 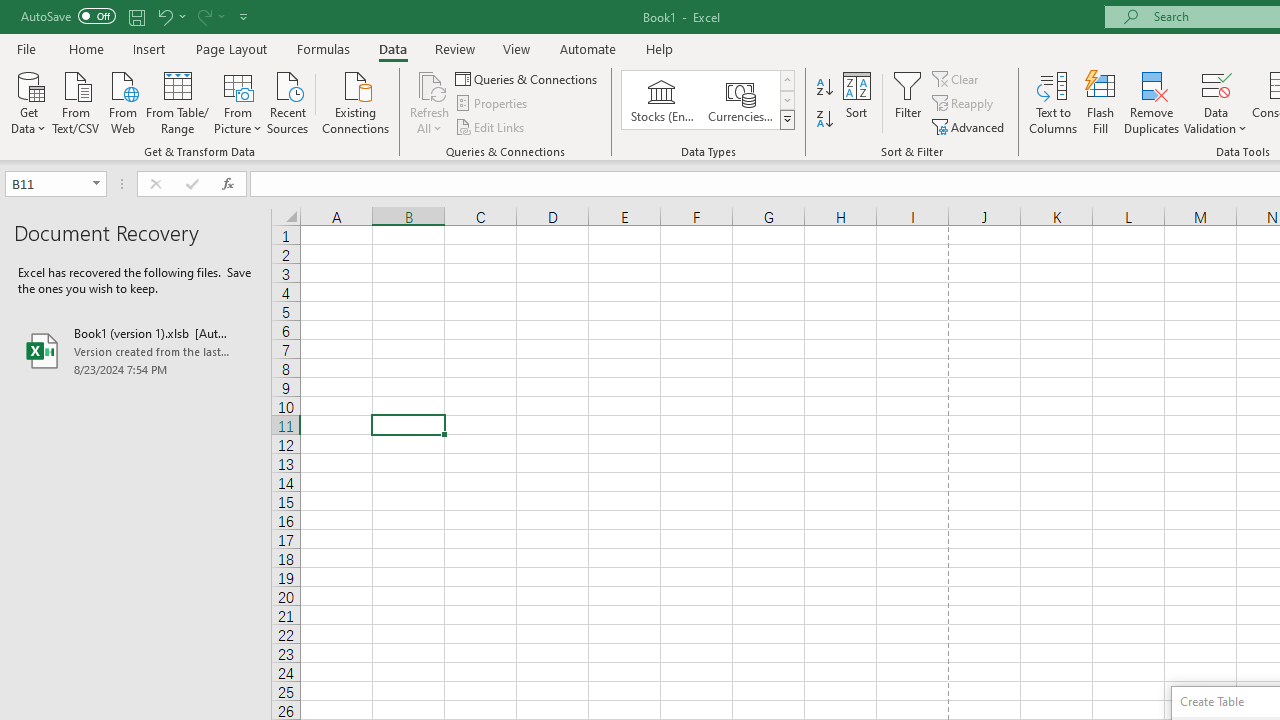 I want to click on 'Properties', so click(x=492, y=103).